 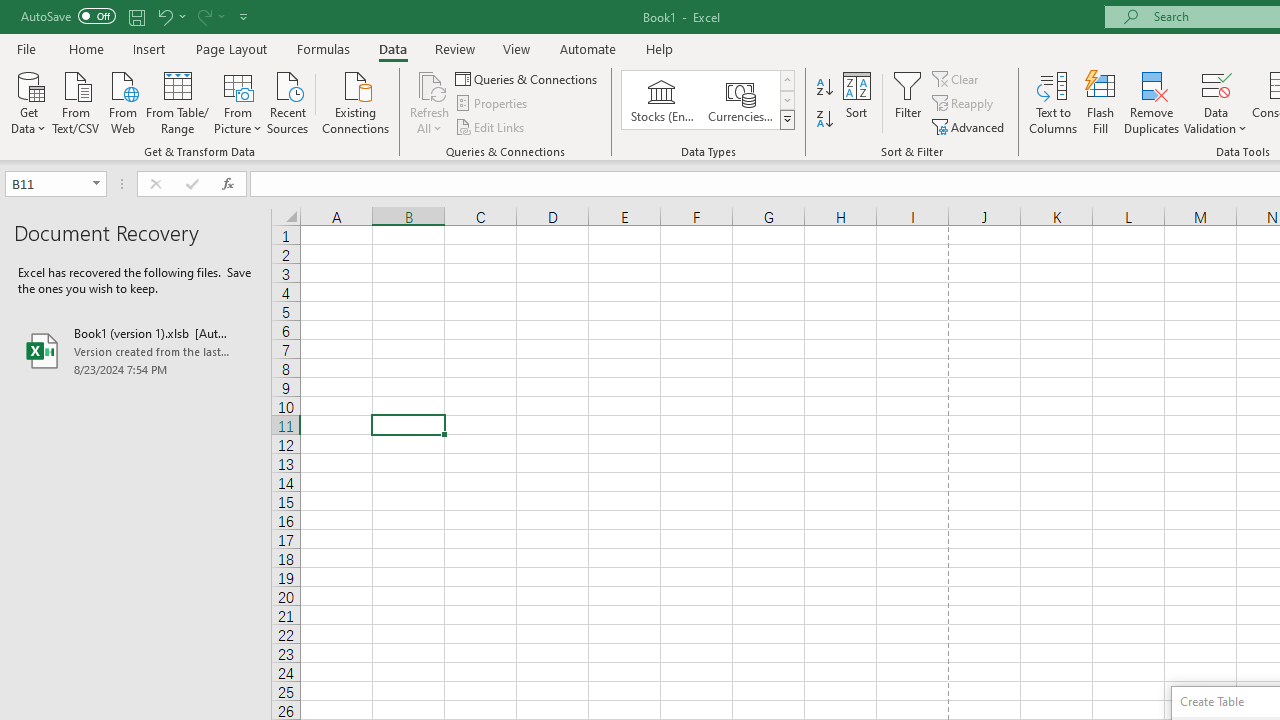 I want to click on 'Properties', so click(x=492, y=103).